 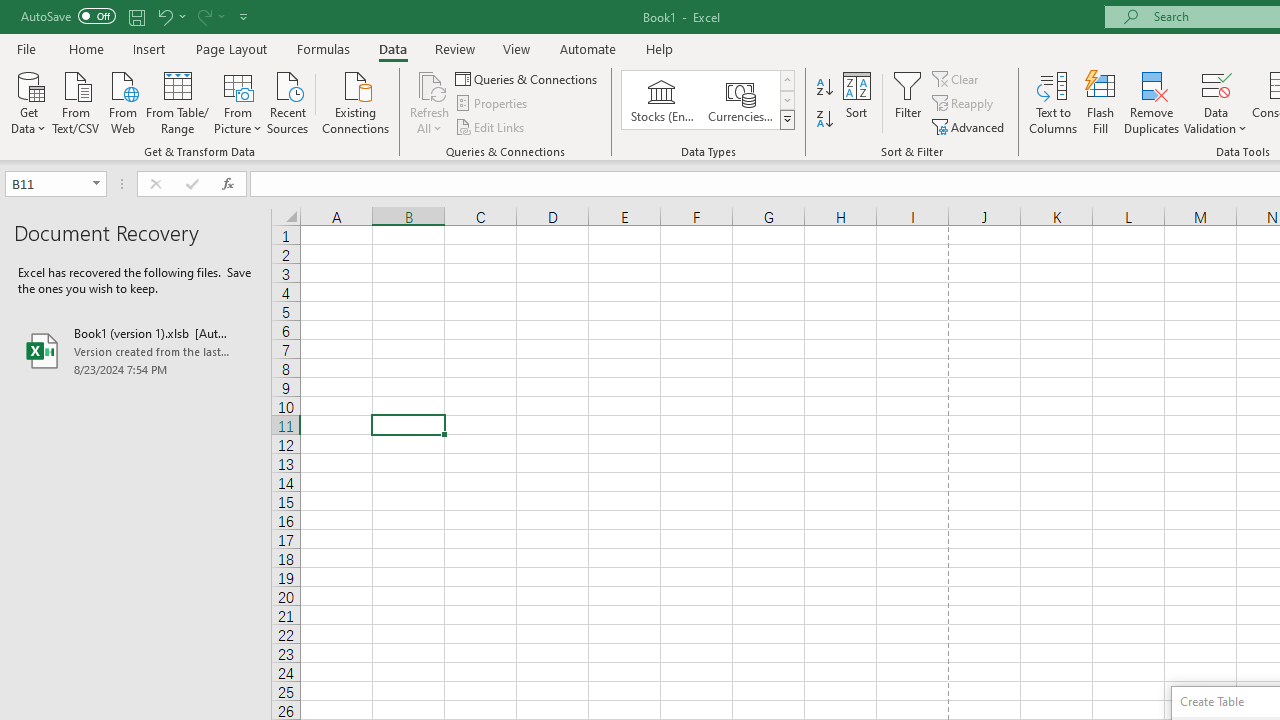 I want to click on 'Properties', so click(x=492, y=103).